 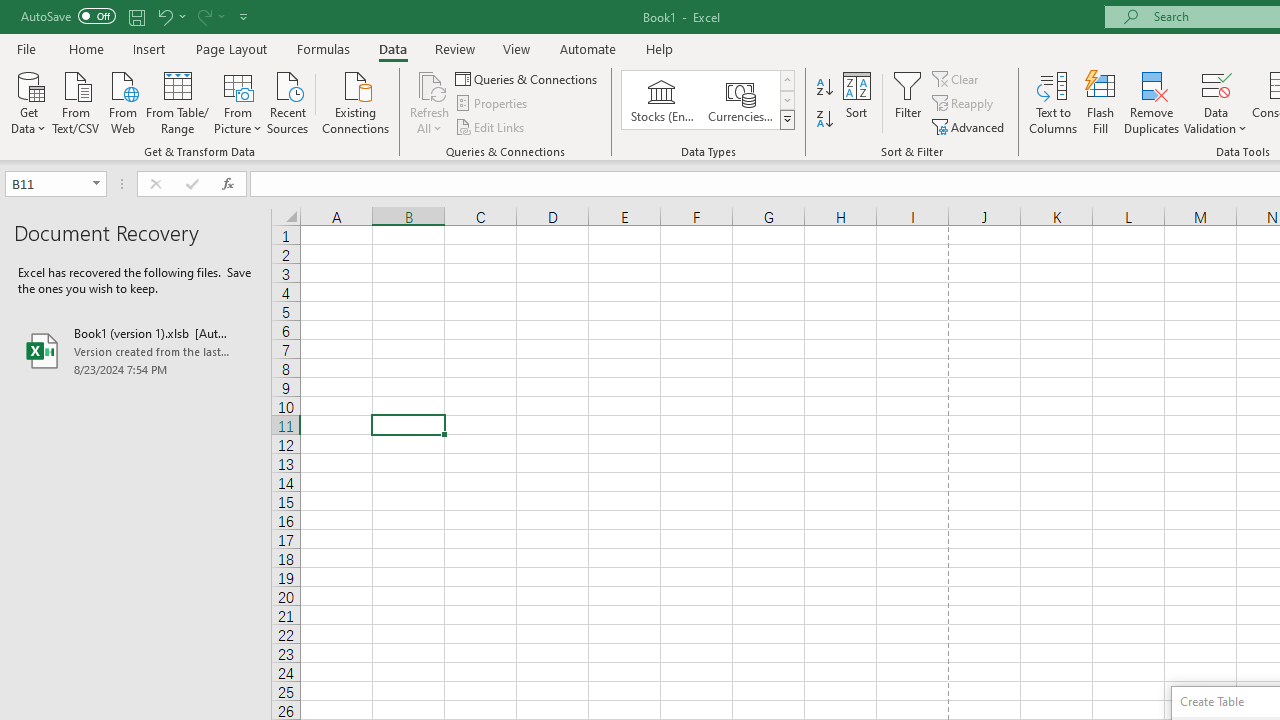 I want to click on 'Properties', so click(x=492, y=103).